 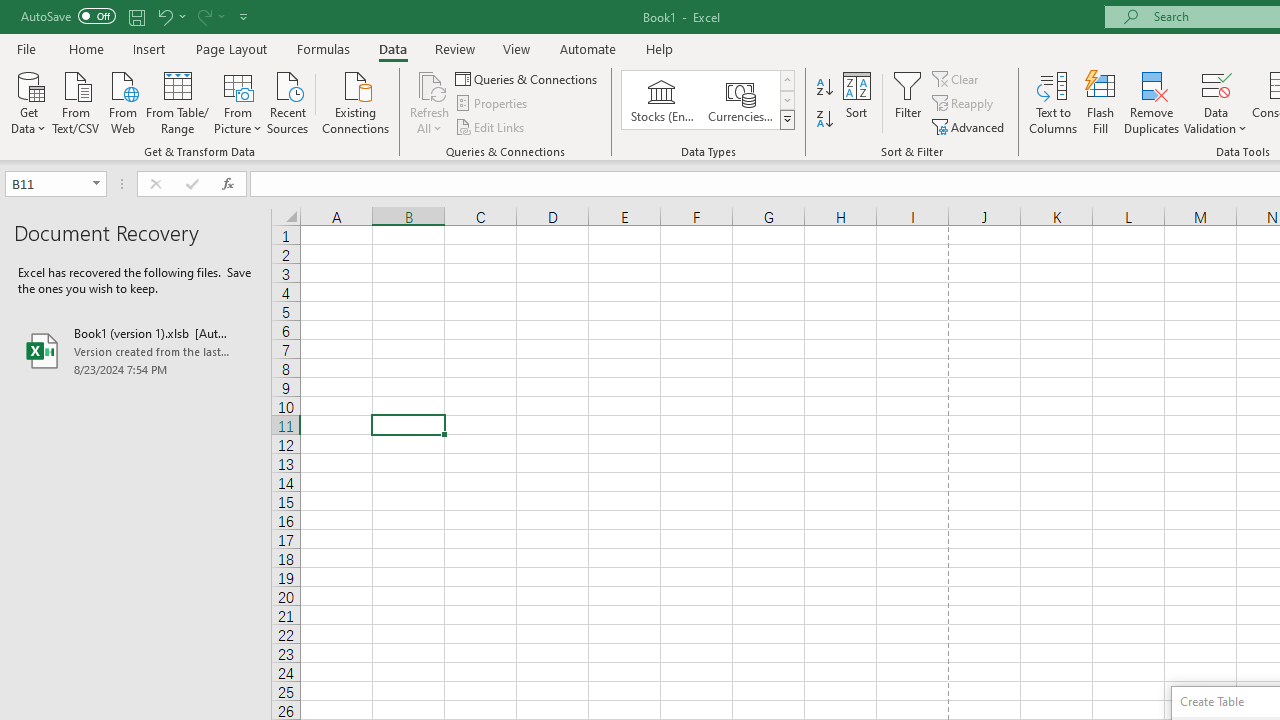 I want to click on 'Properties', so click(x=492, y=103).